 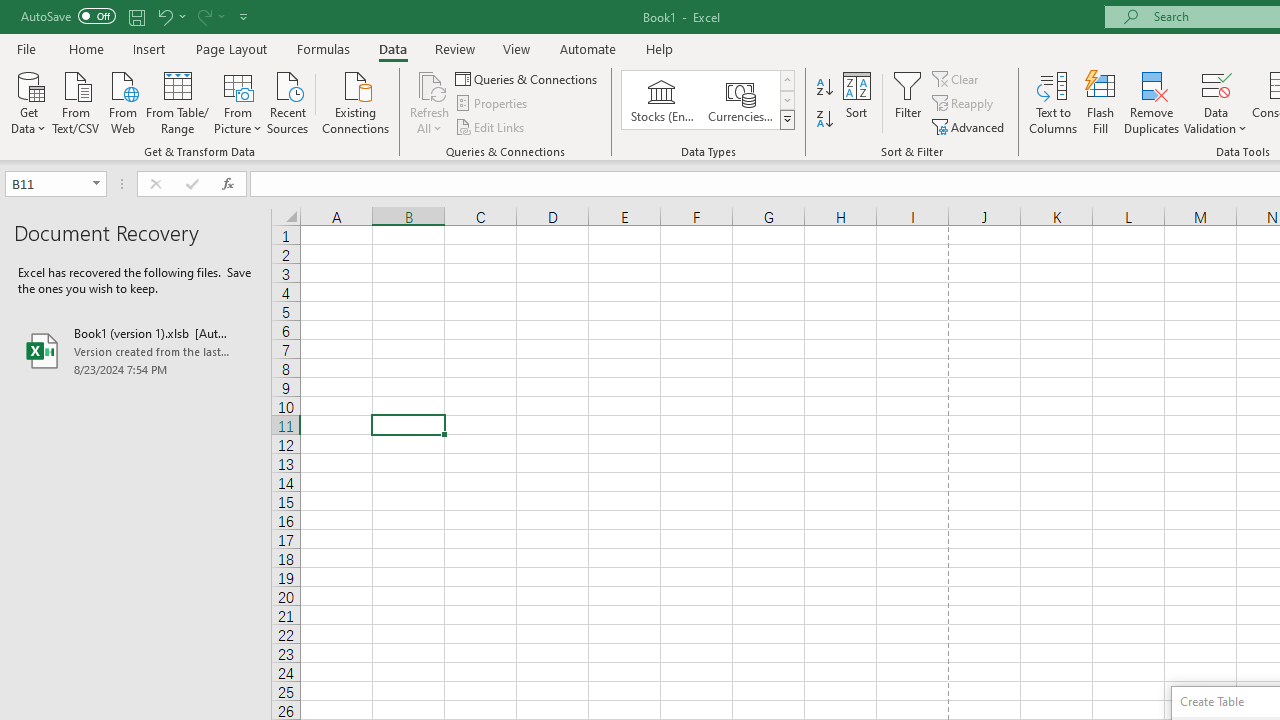 I want to click on 'Properties', so click(x=492, y=103).